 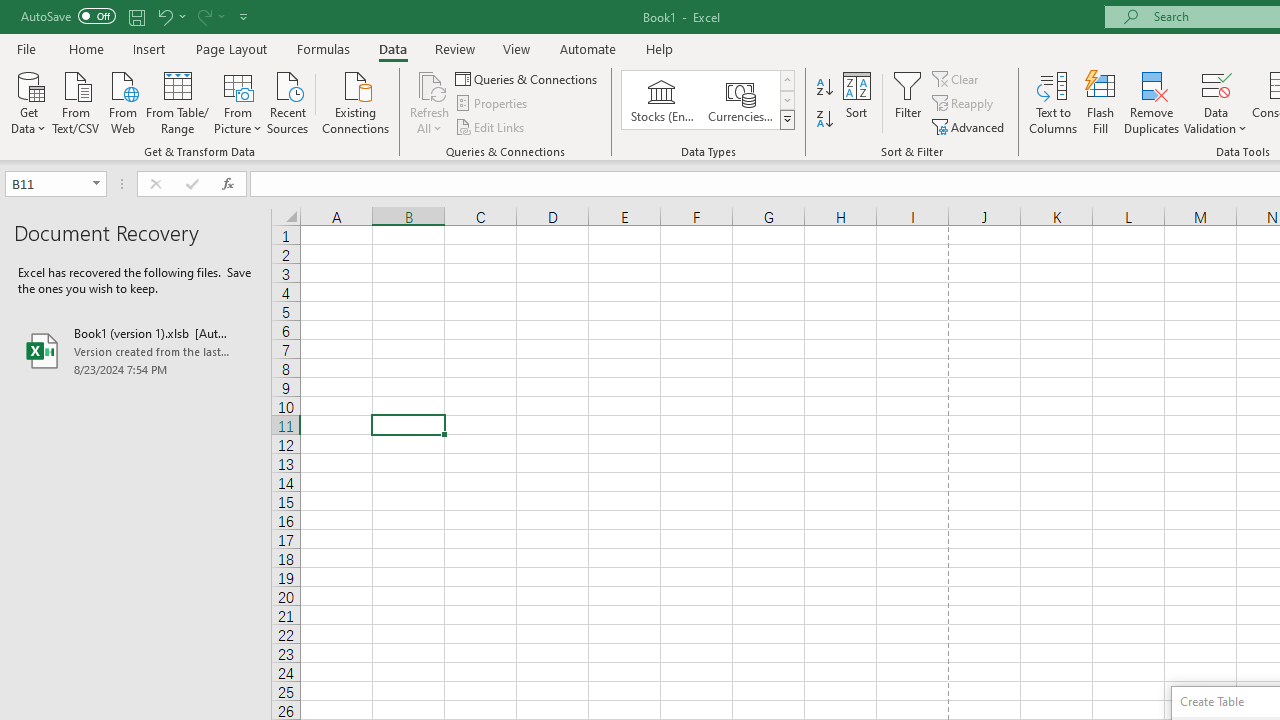 I want to click on 'Properties', so click(x=492, y=103).